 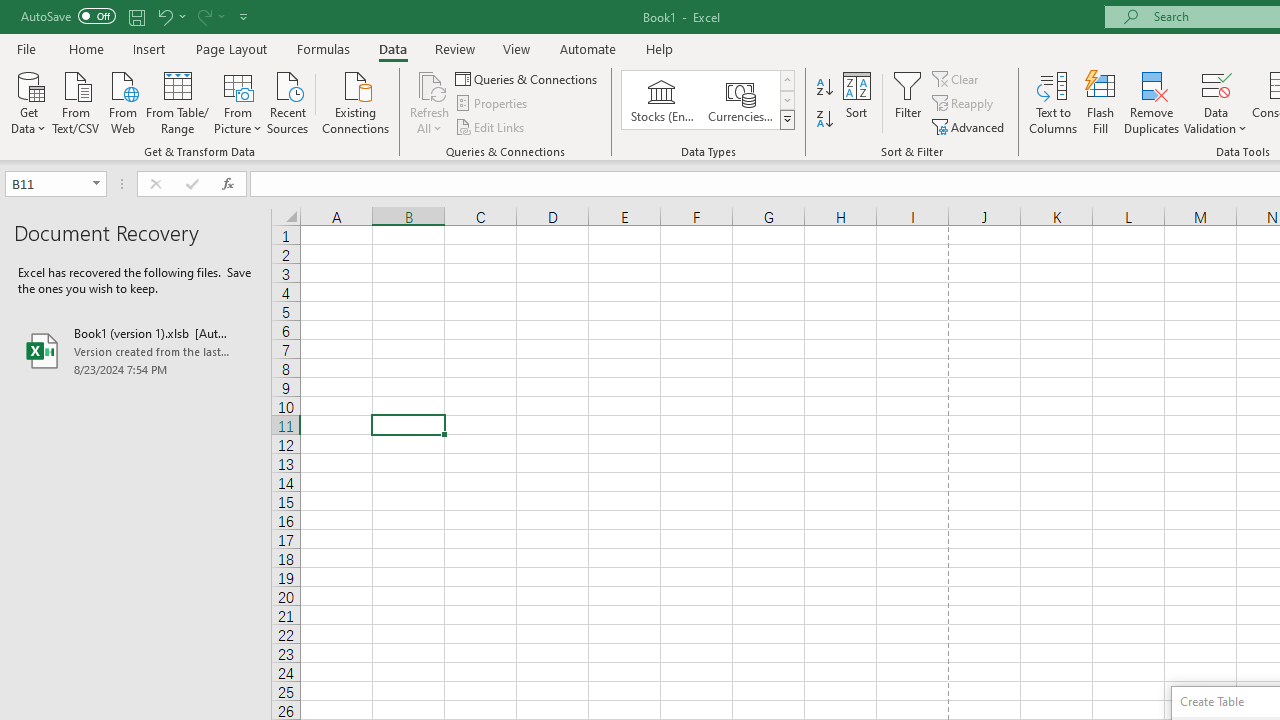 I want to click on 'Properties', so click(x=492, y=103).